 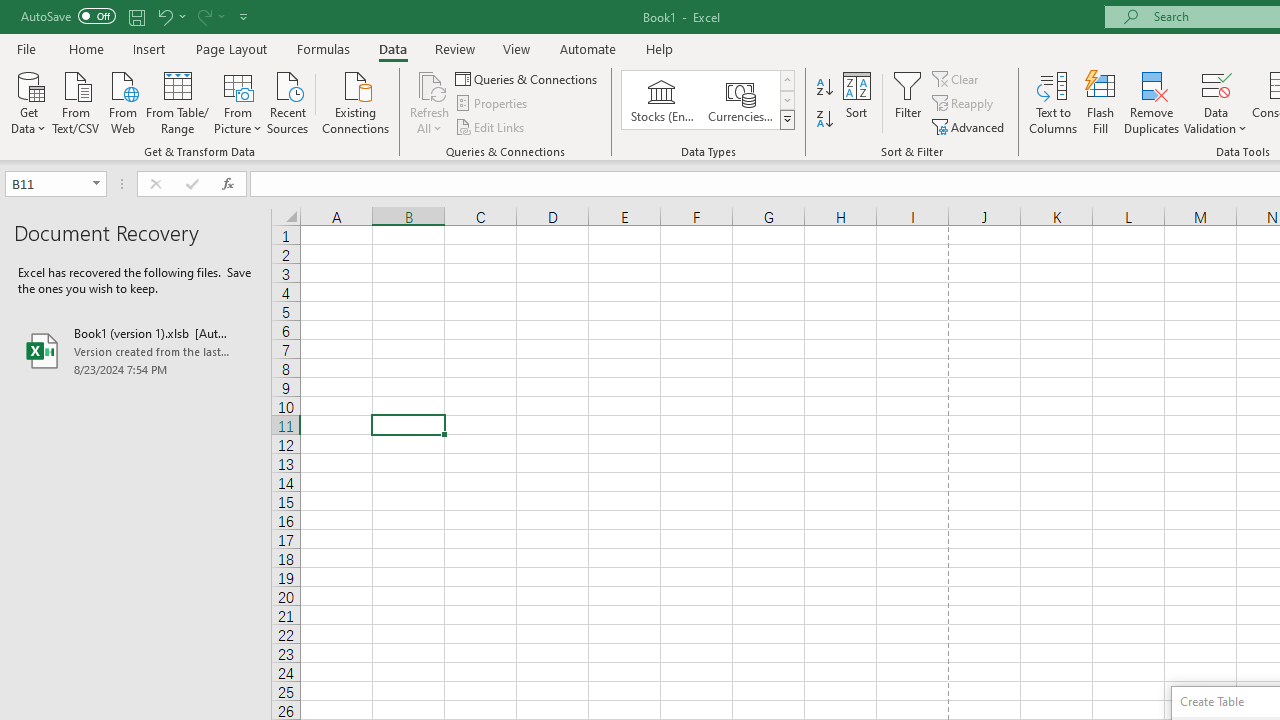 I want to click on 'Properties', so click(x=492, y=103).